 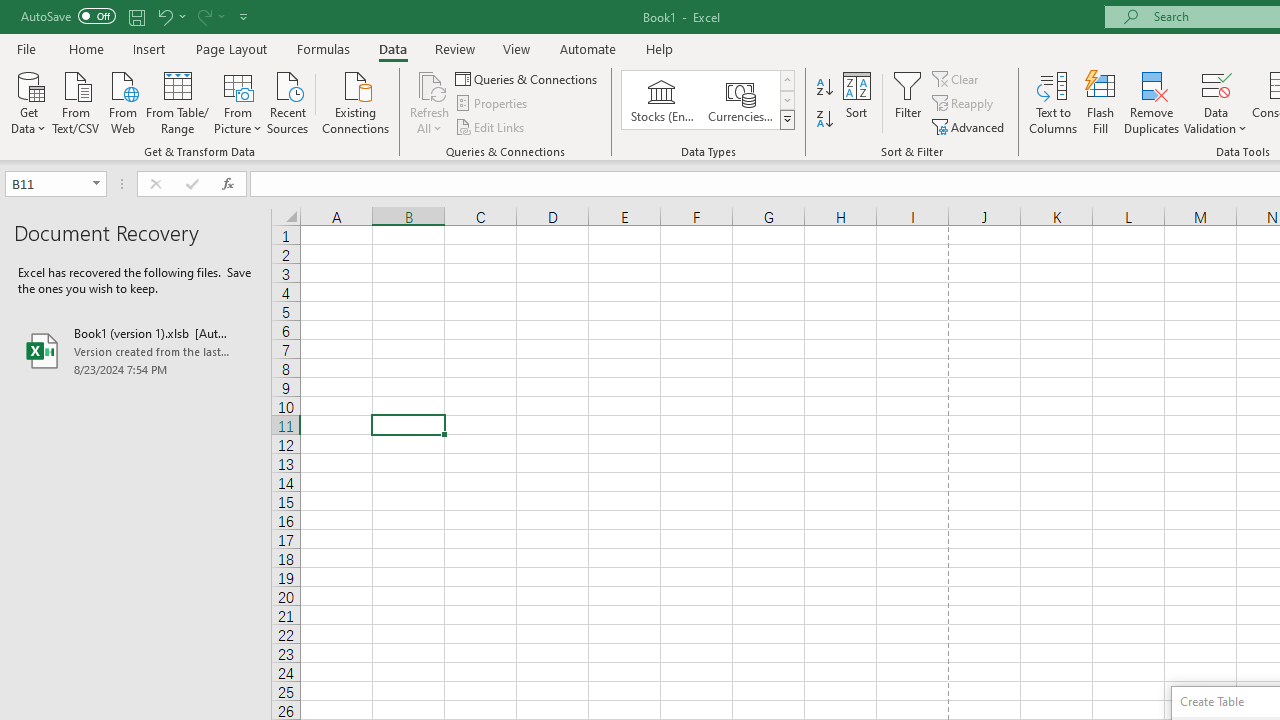 I want to click on 'Properties', so click(x=492, y=103).